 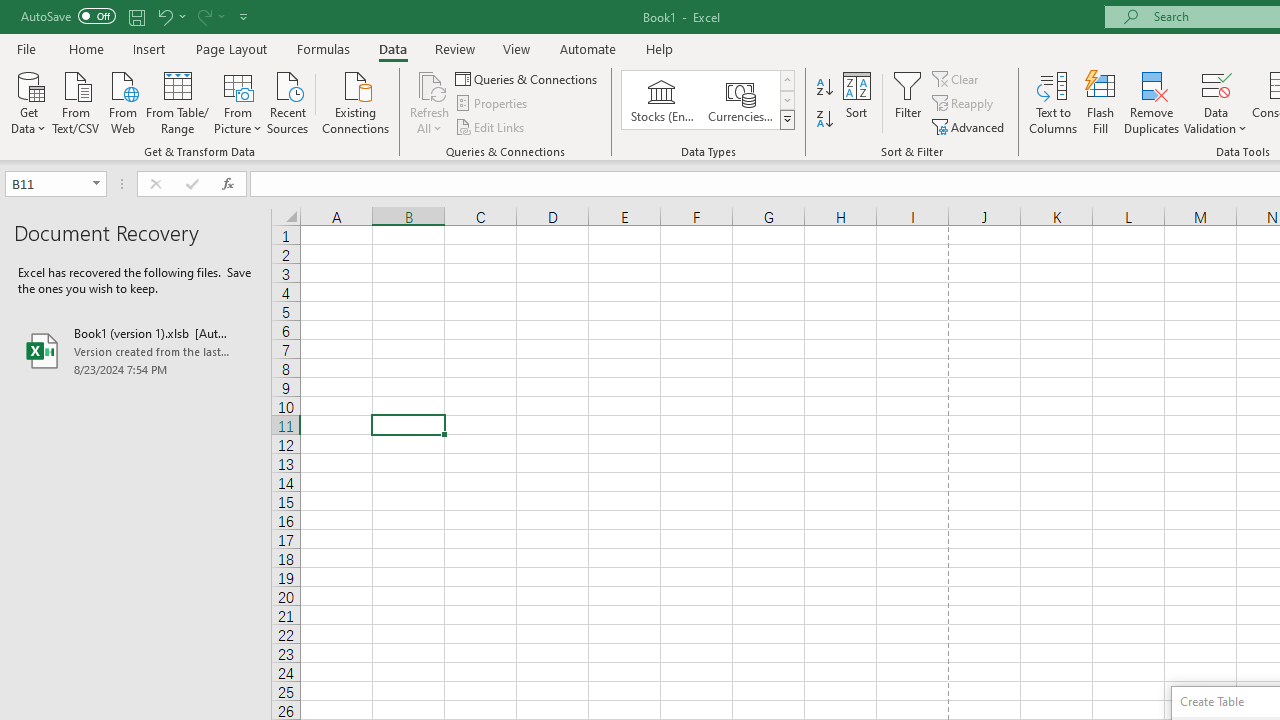 I want to click on 'Properties', so click(x=492, y=103).